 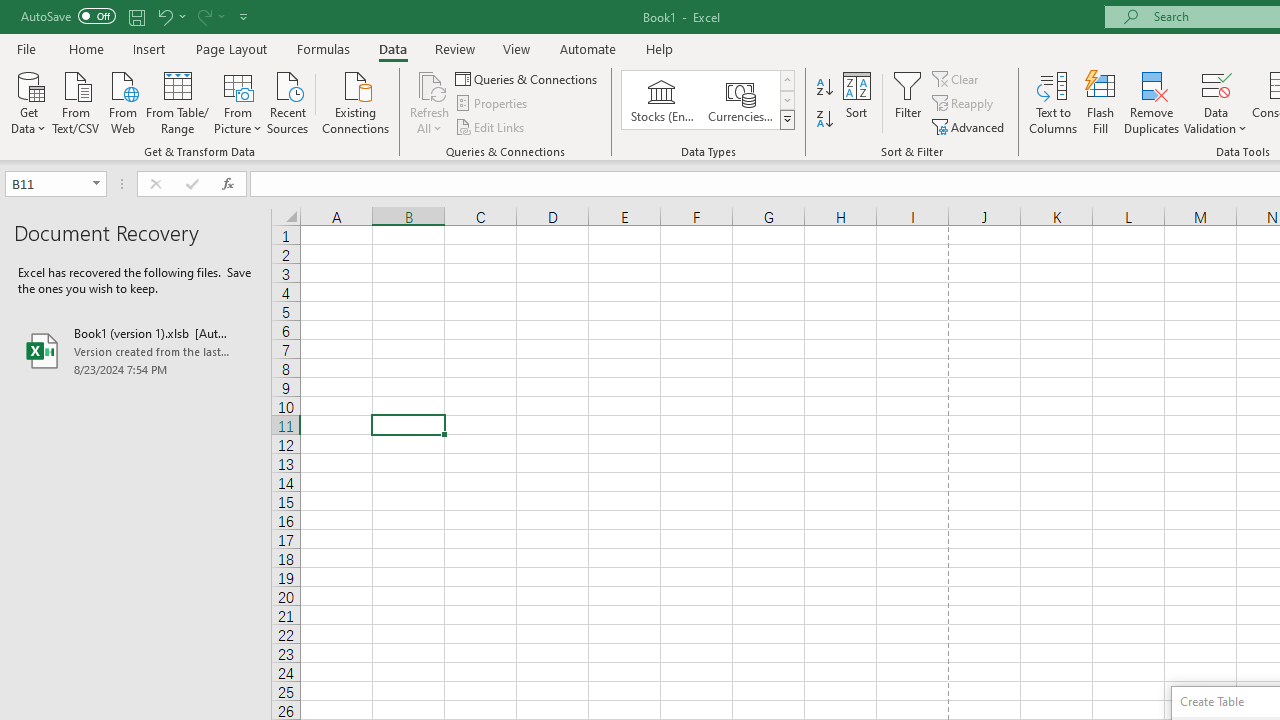 I want to click on 'Properties', so click(x=492, y=103).